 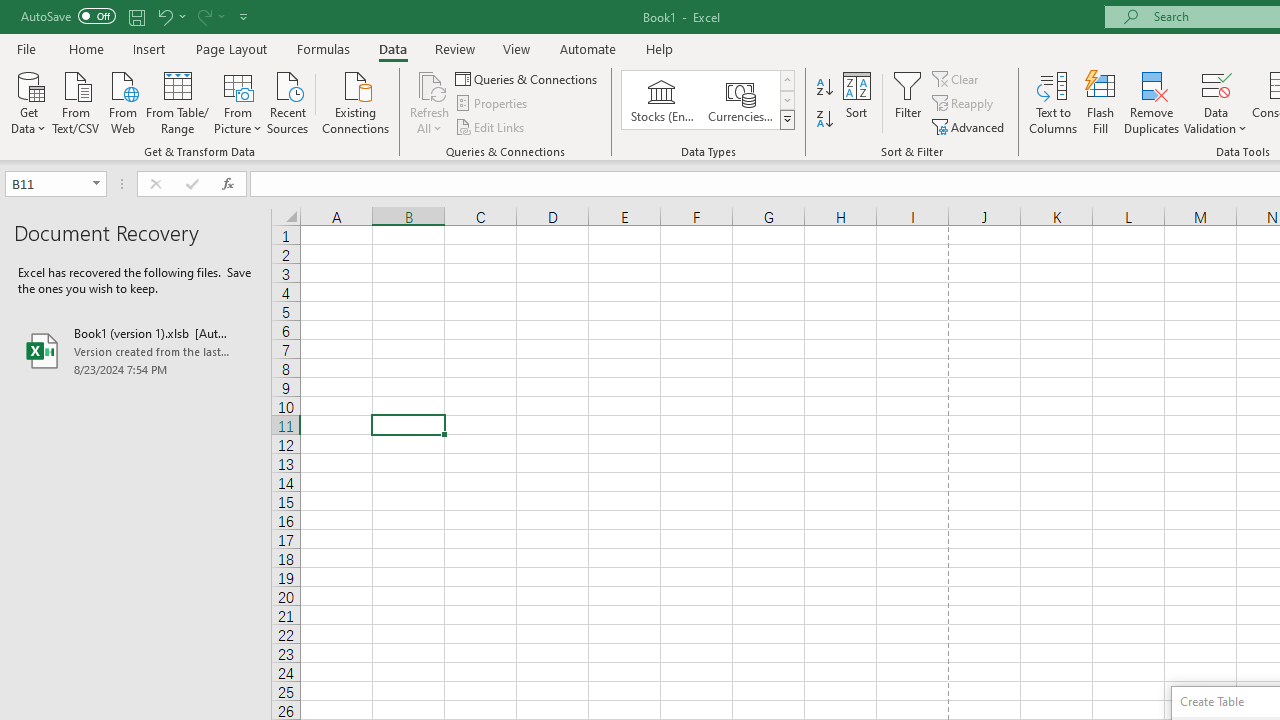 I want to click on 'Properties', so click(x=492, y=103).